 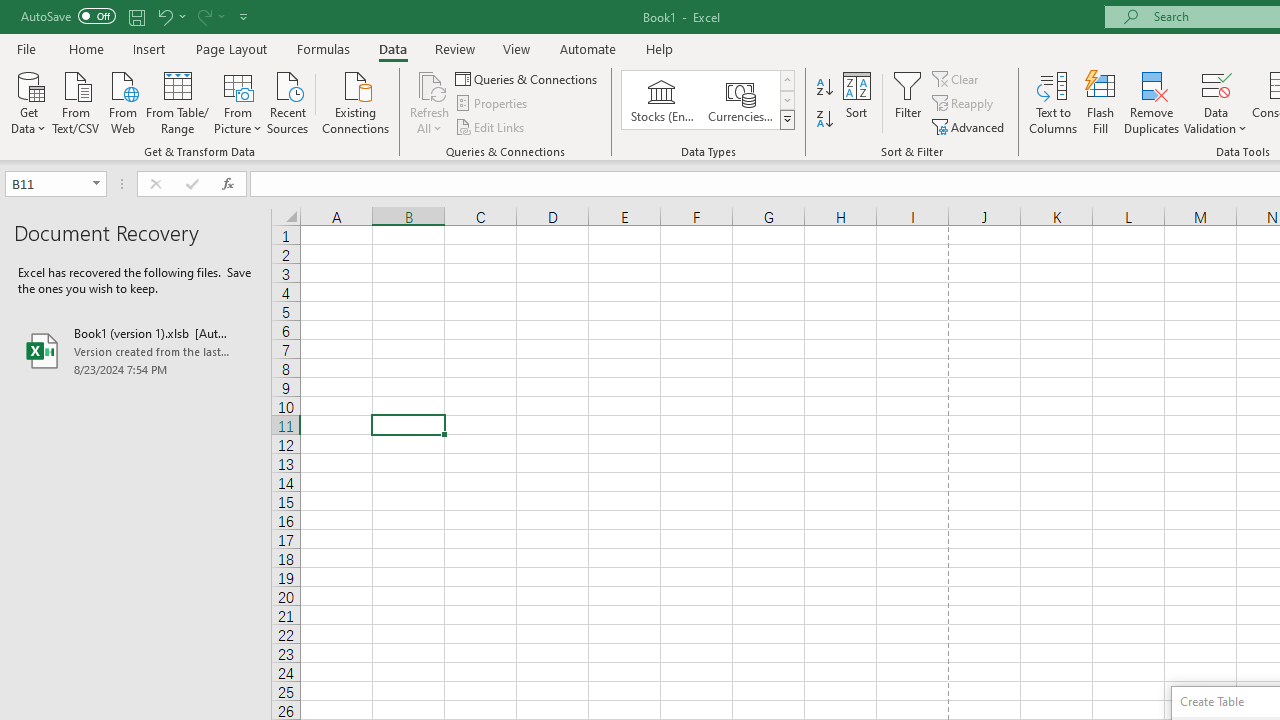 I want to click on 'Properties', so click(x=492, y=103).